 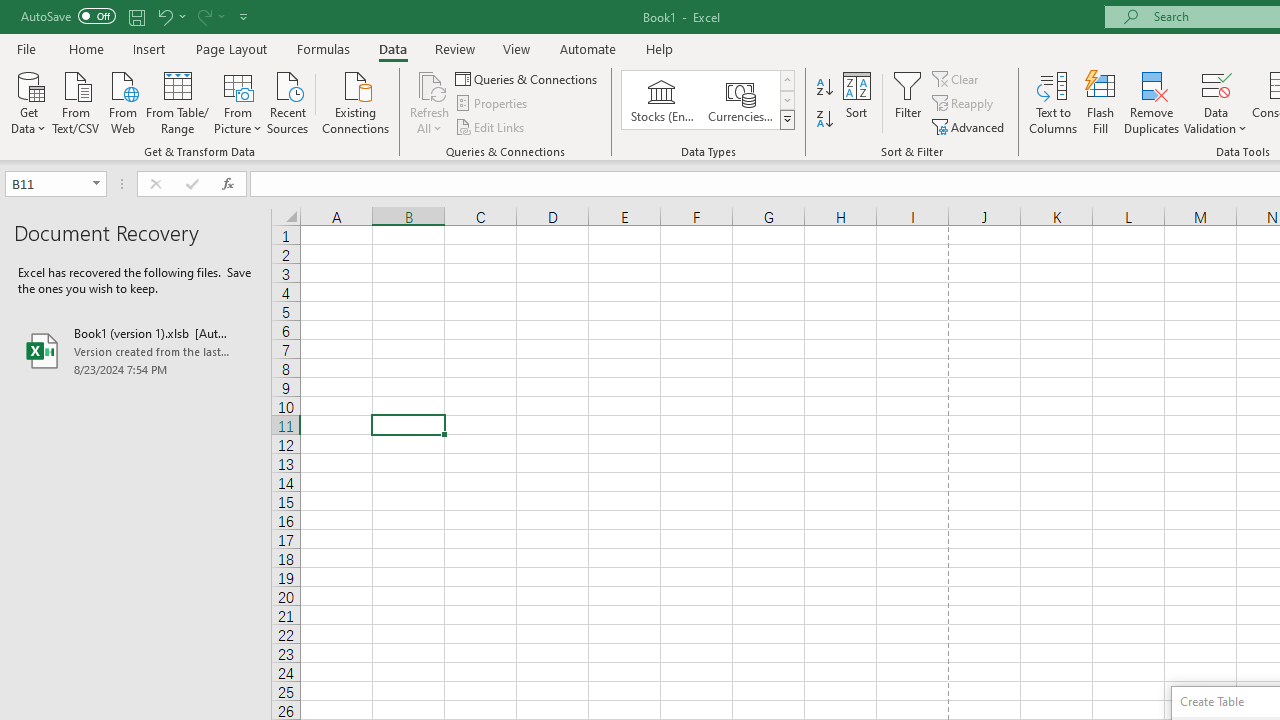 I want to click on 'Properties', so click(x=492, y=103).